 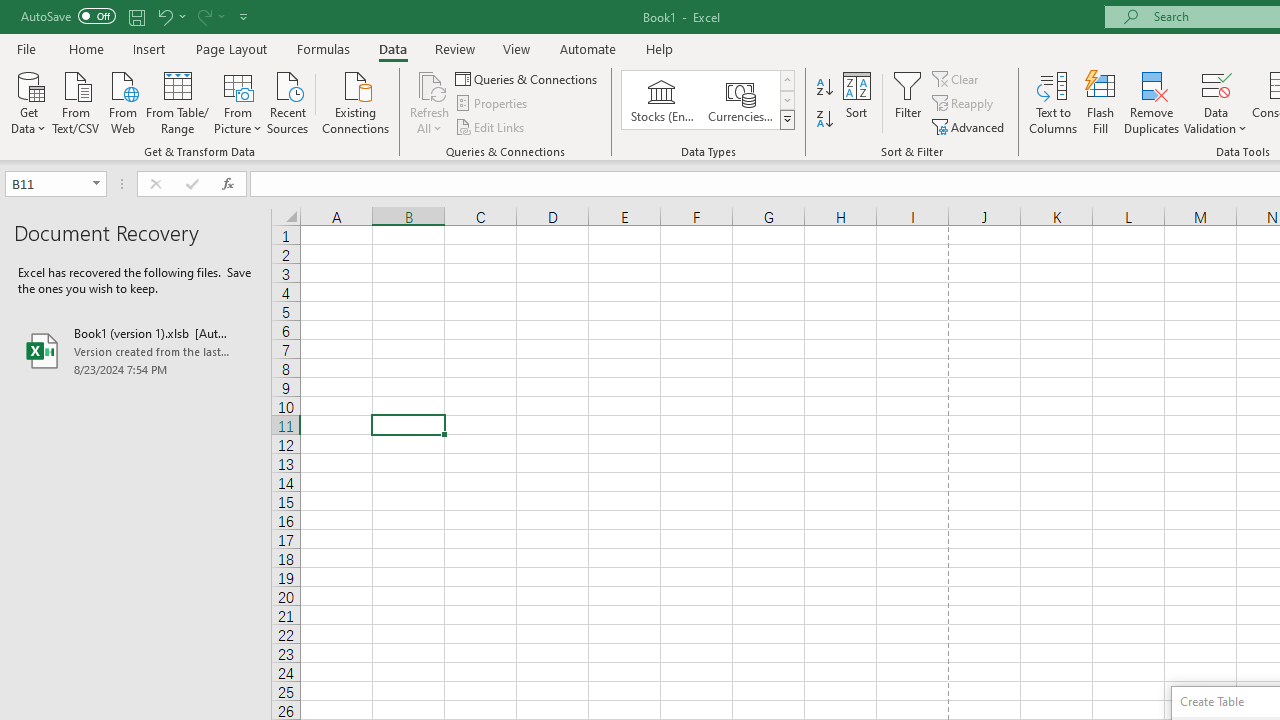 I want to click on 'Properties', so click(x=492, y=103).